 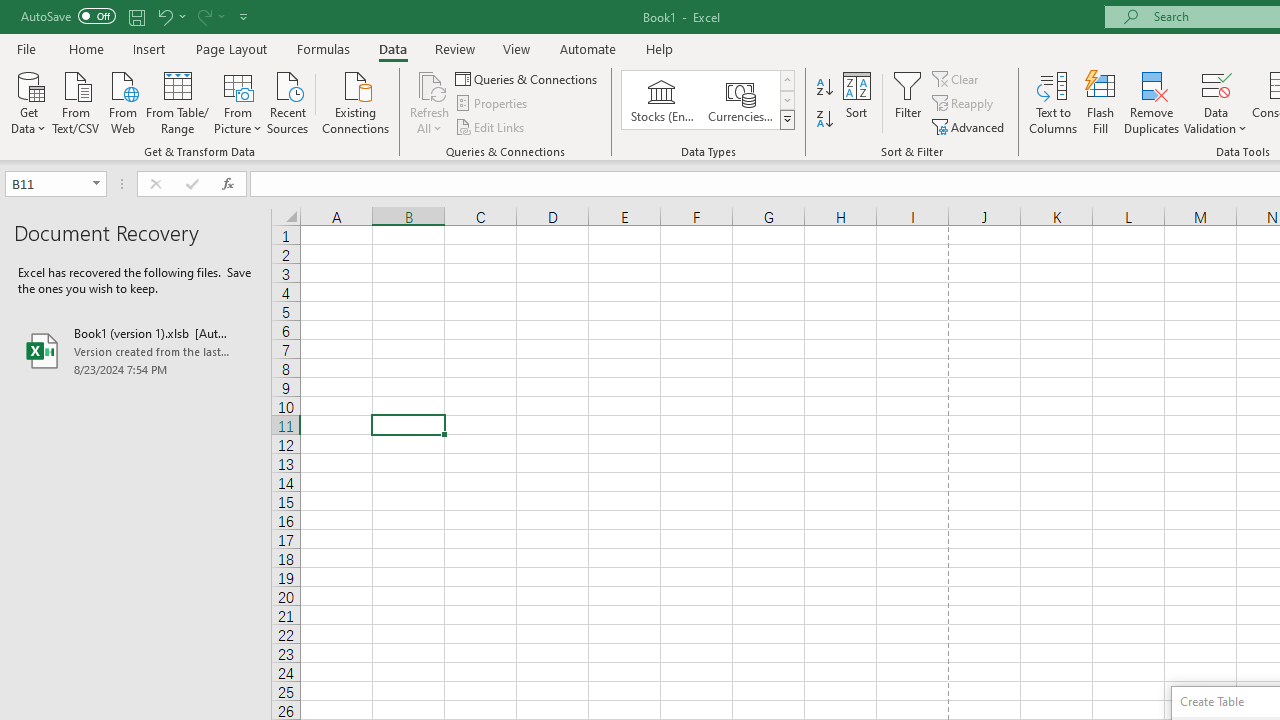 I want to click on 'Properties', so click(x=492, y=103).